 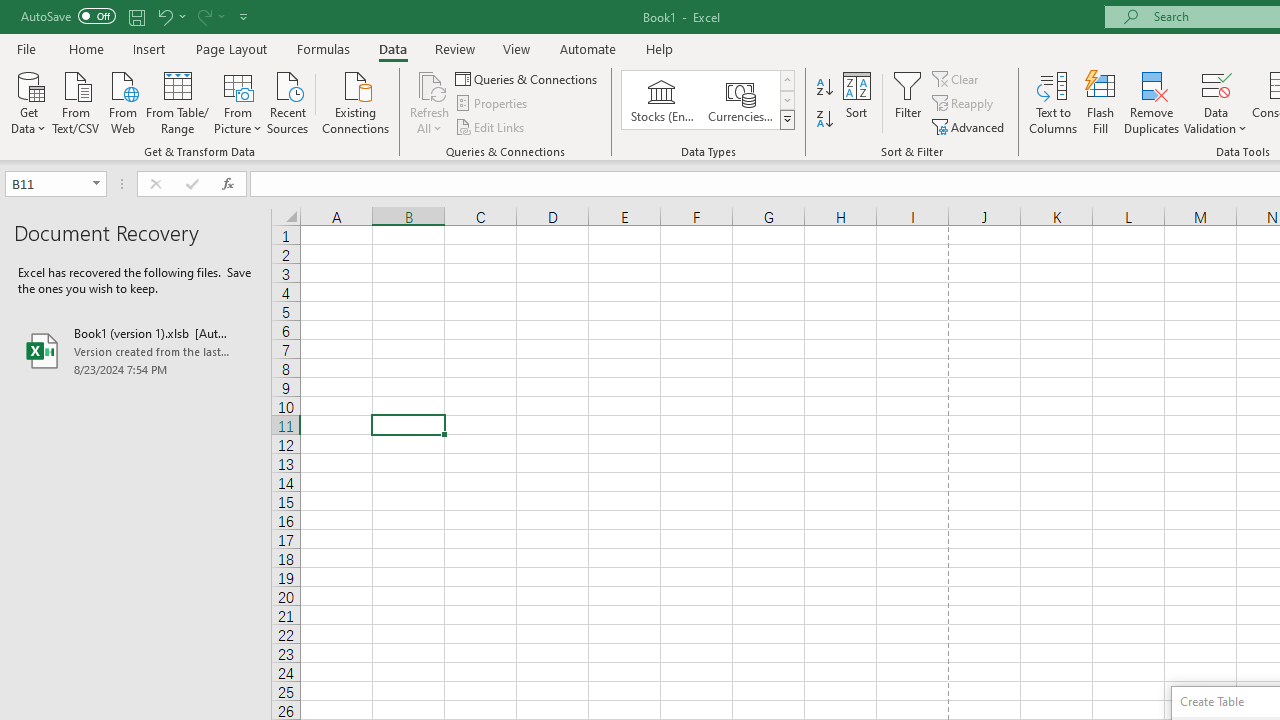 I want to click on 'Properties', so click(x=492, y=103).